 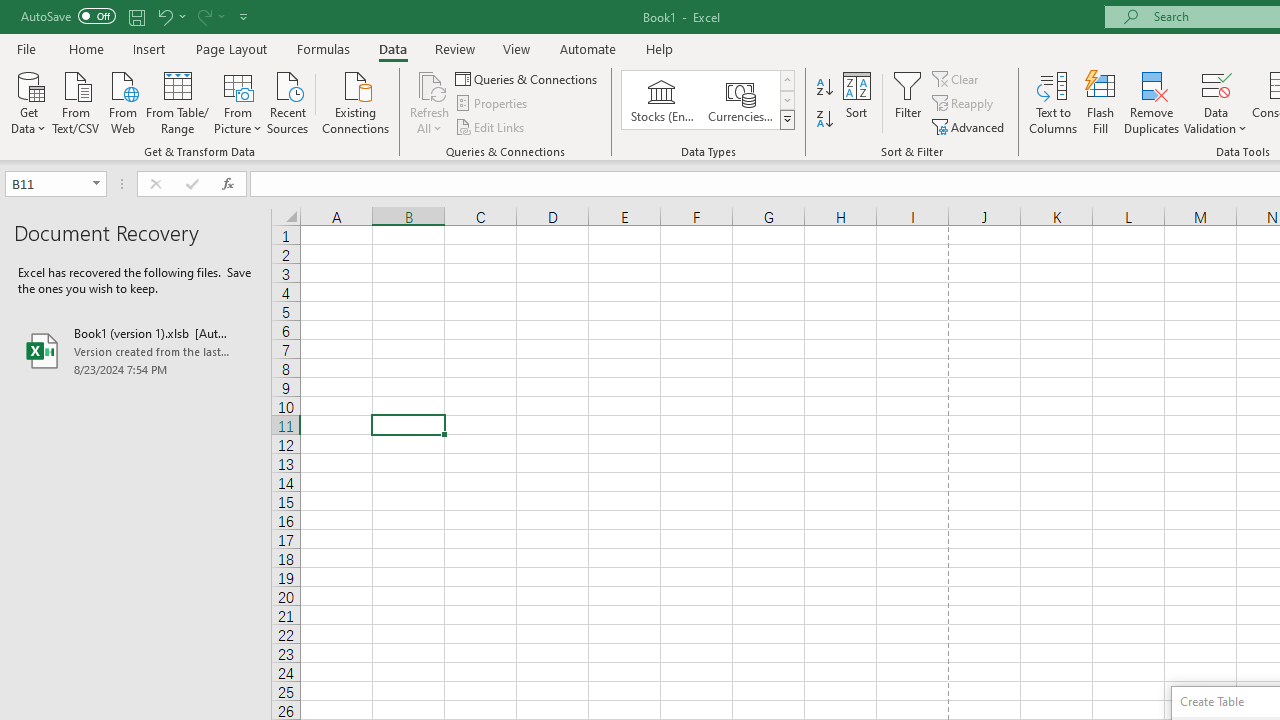 I want to click on 'Properties', so click(x=492, y=103).